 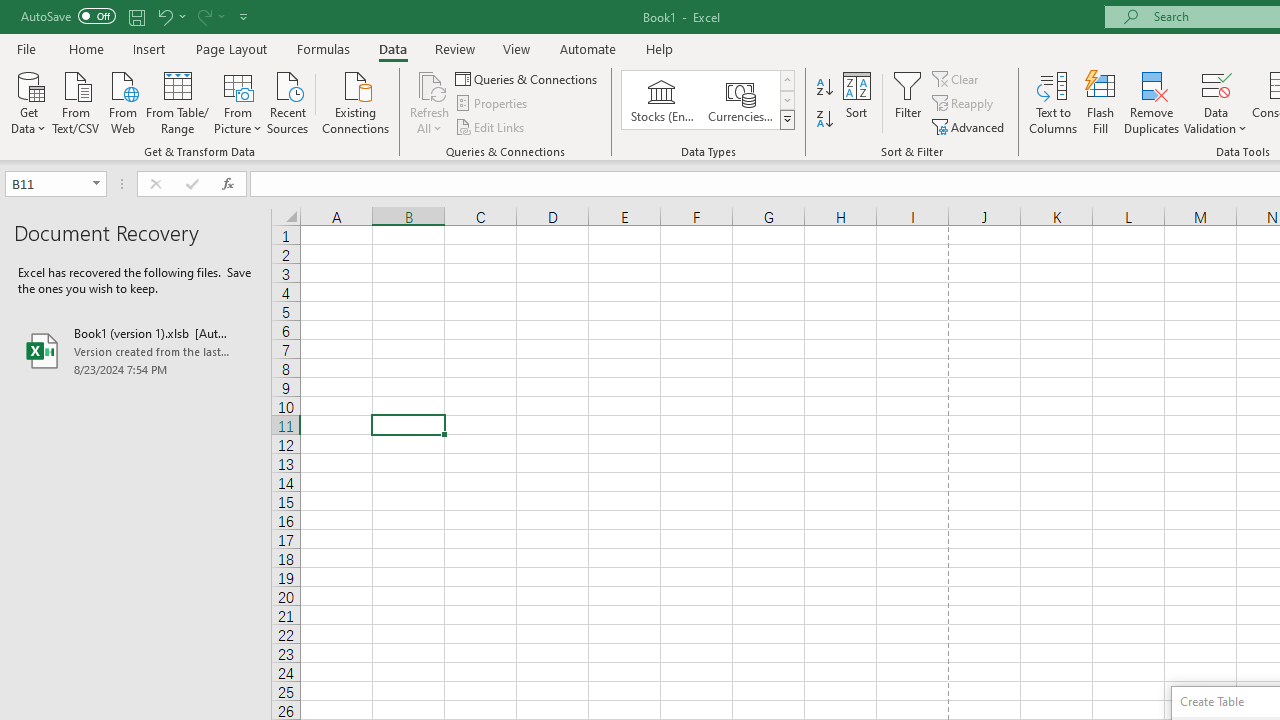 I want to click on 'Properties', so click(x=492, y=103).